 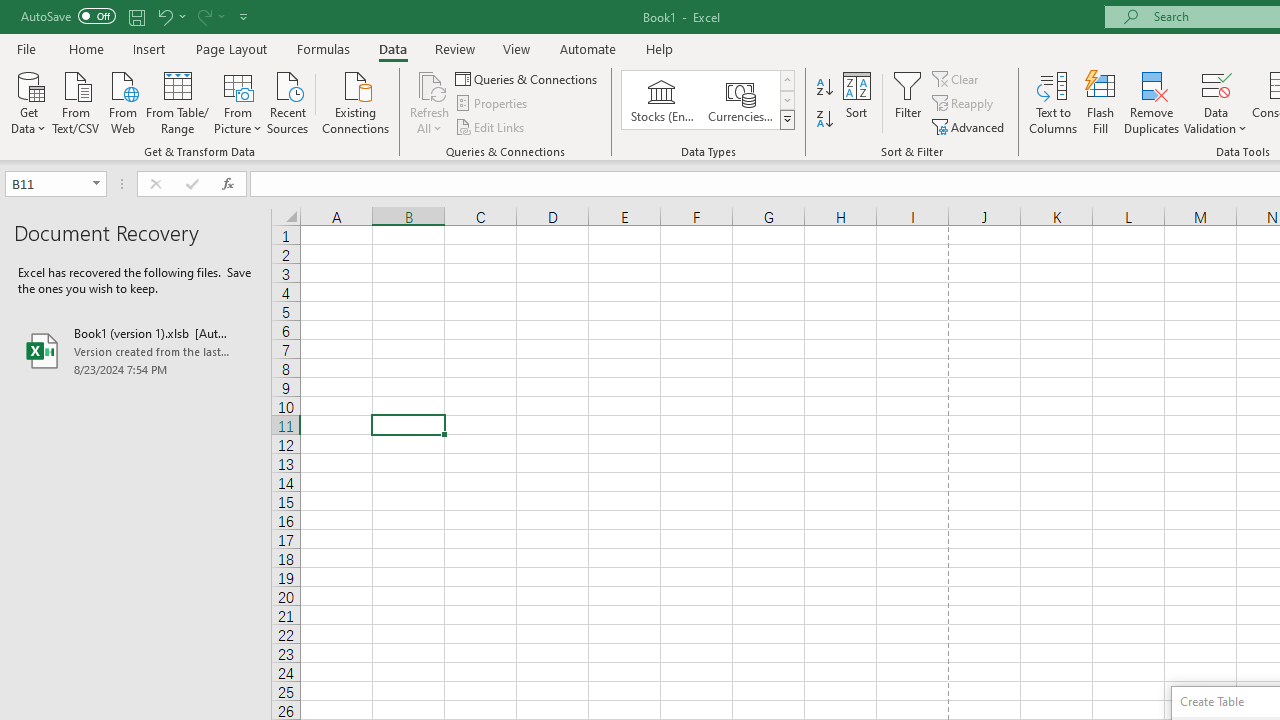 I want to click on 'Properties', so click(x=492, y=103).